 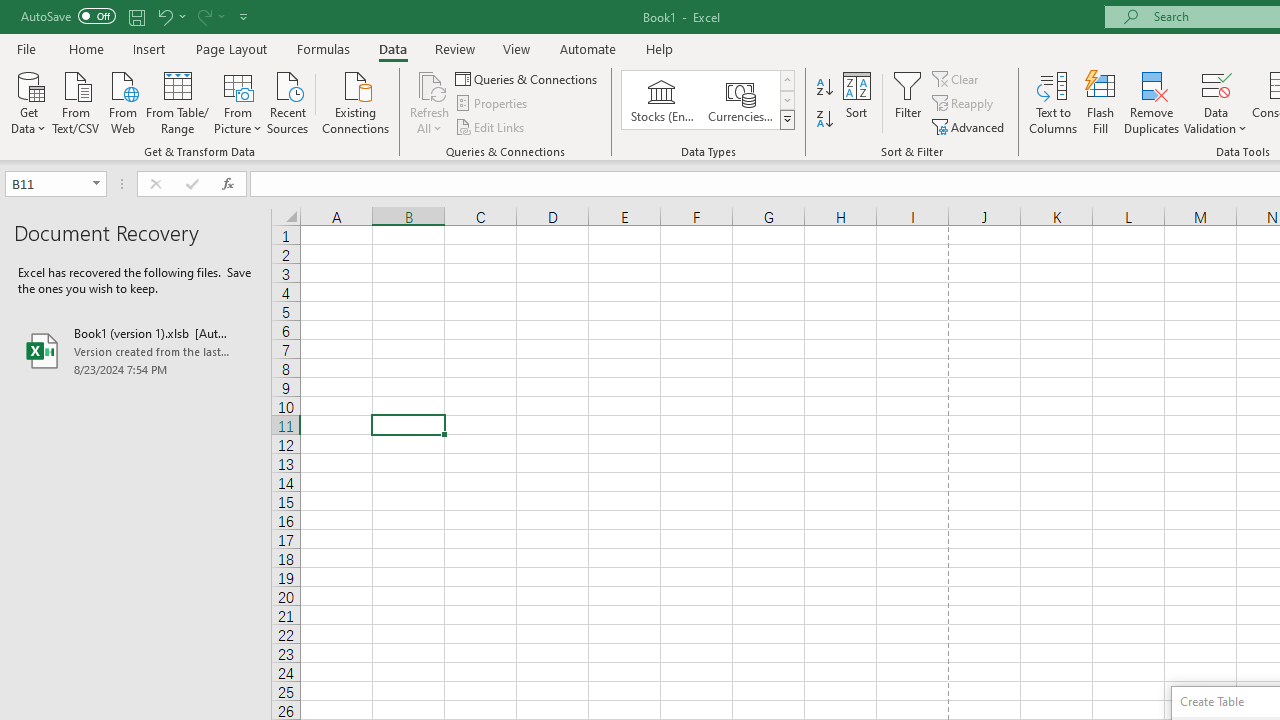 I want to click on 'Properties', so click(x=492, y=103).